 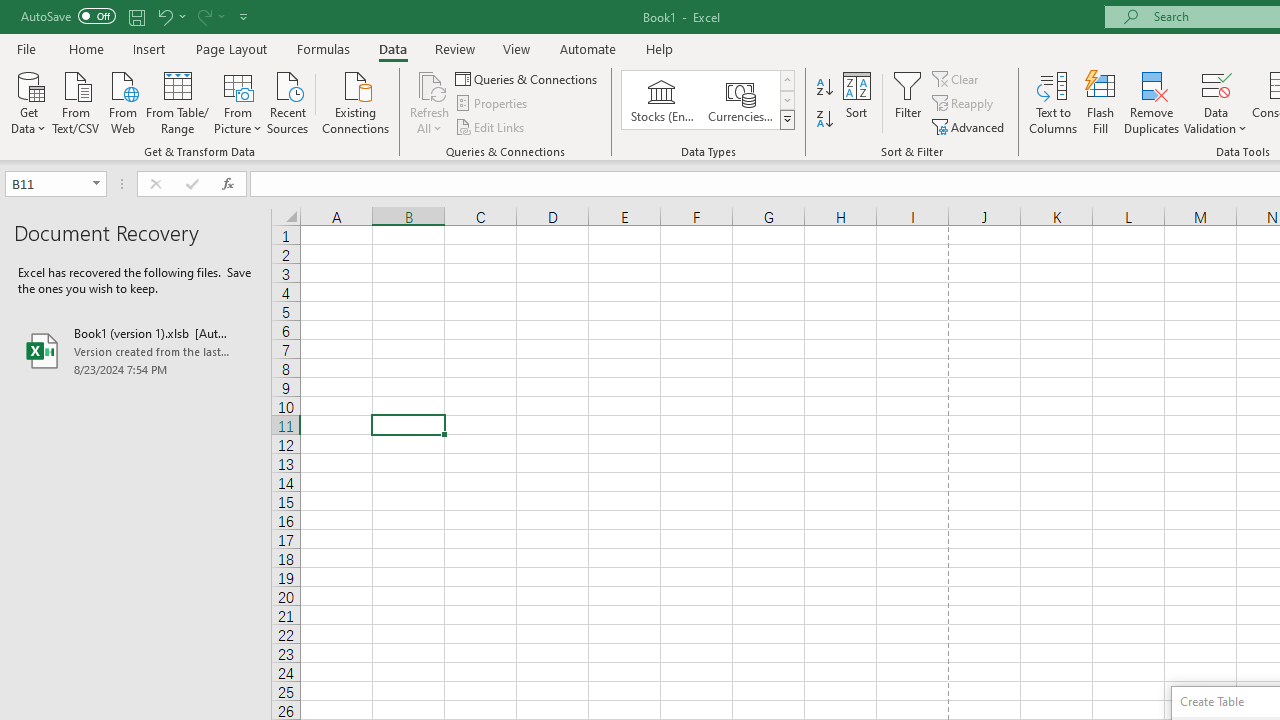 I want to click on 'Properties', so click(x=492, y=103).